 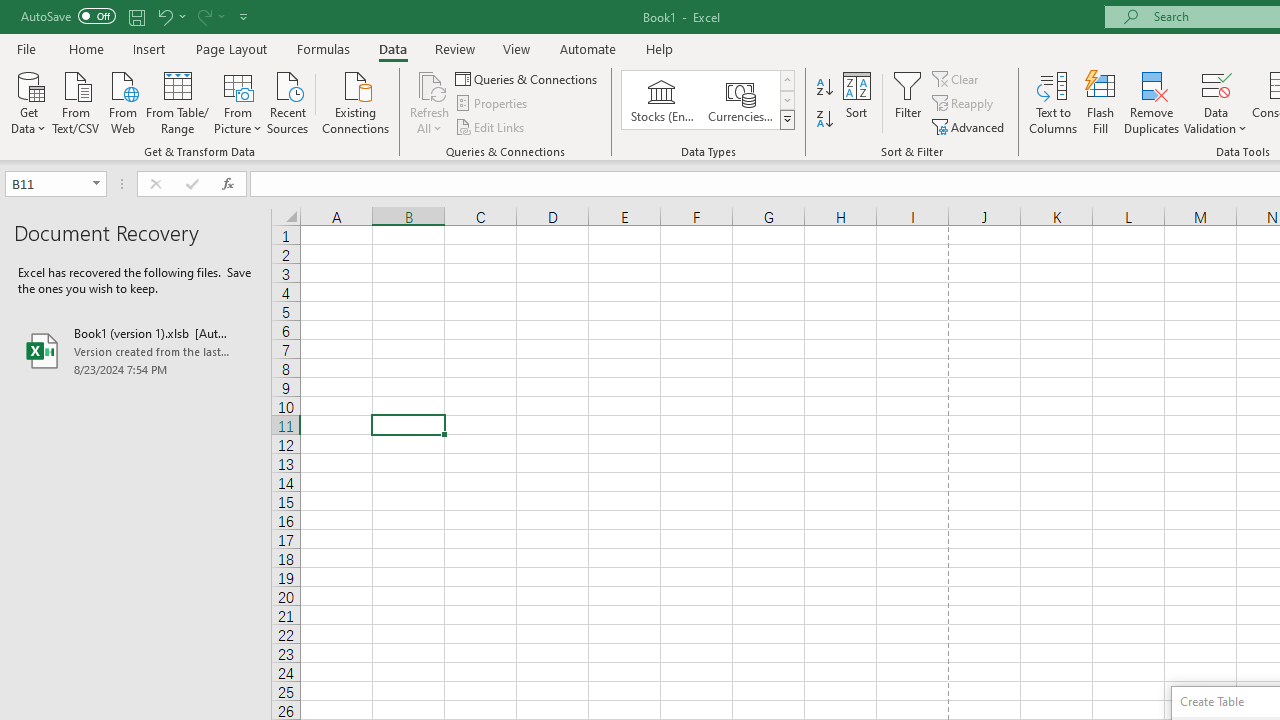 I want to click on 'Properties', so click(x=492, y=103).